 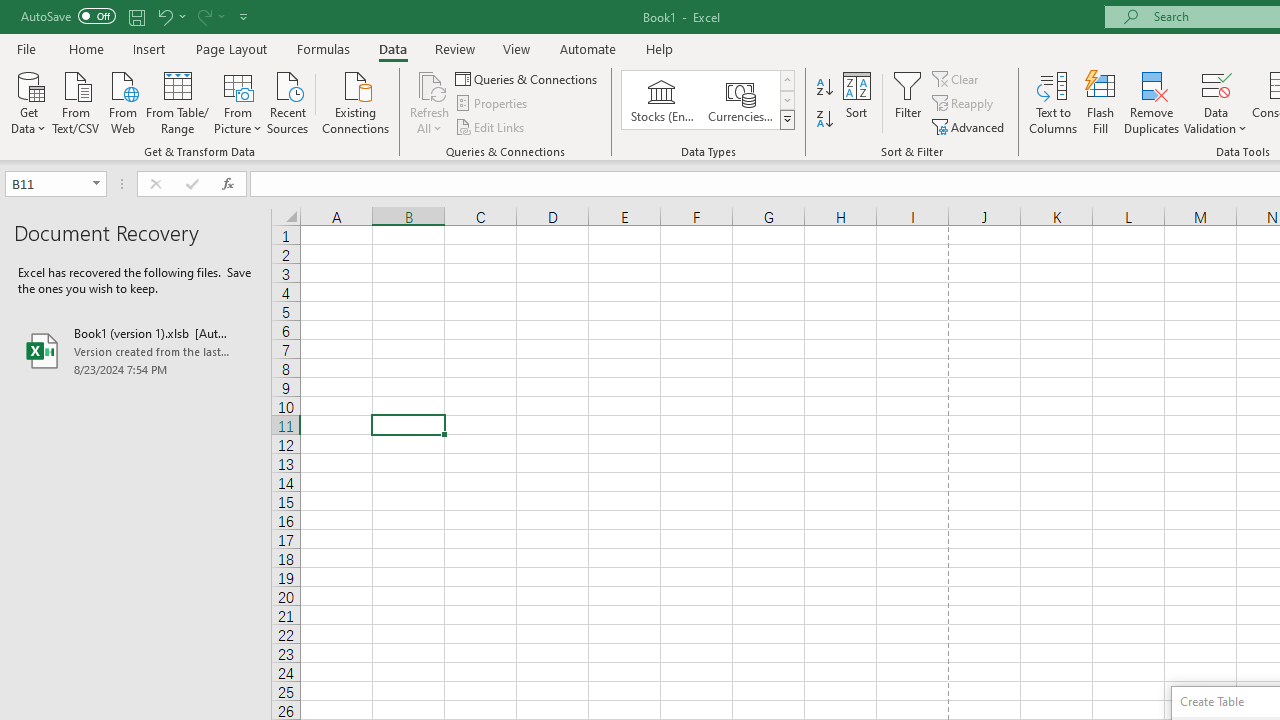 I want to click on 'Properties', so click(x=492, y=103).